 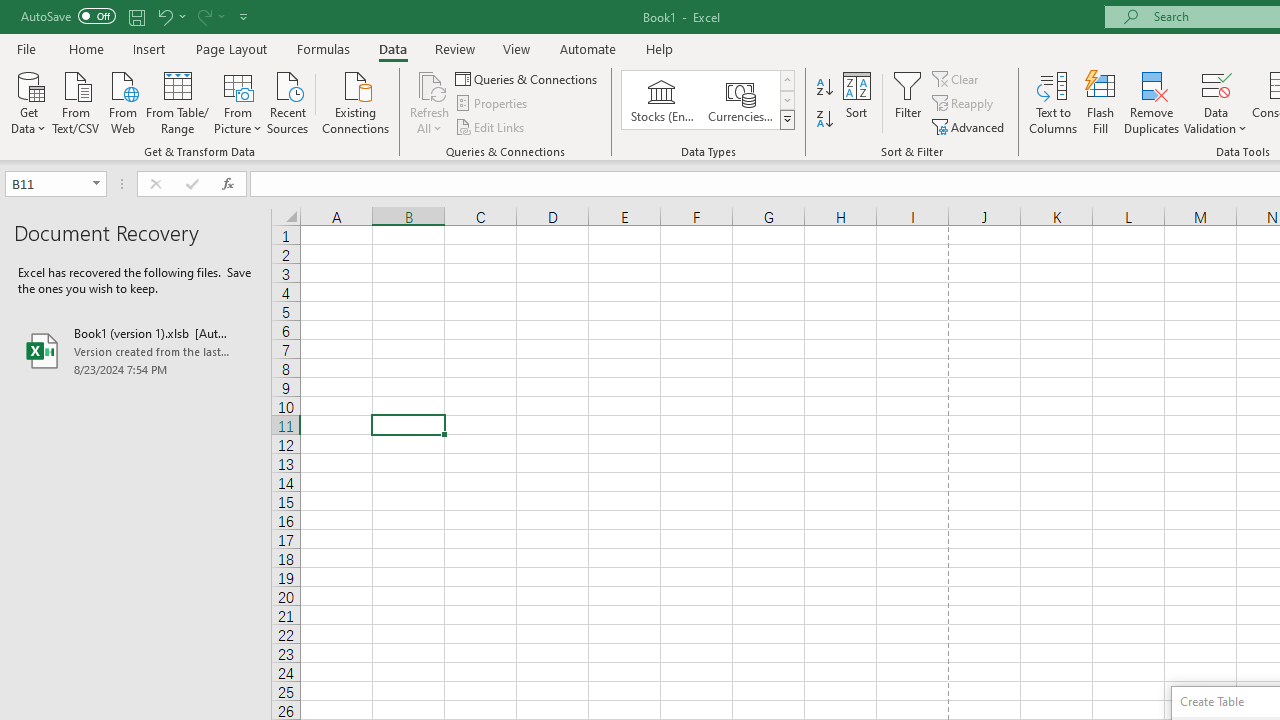 I want to click on 'Properties', so click(x=492, y=103).